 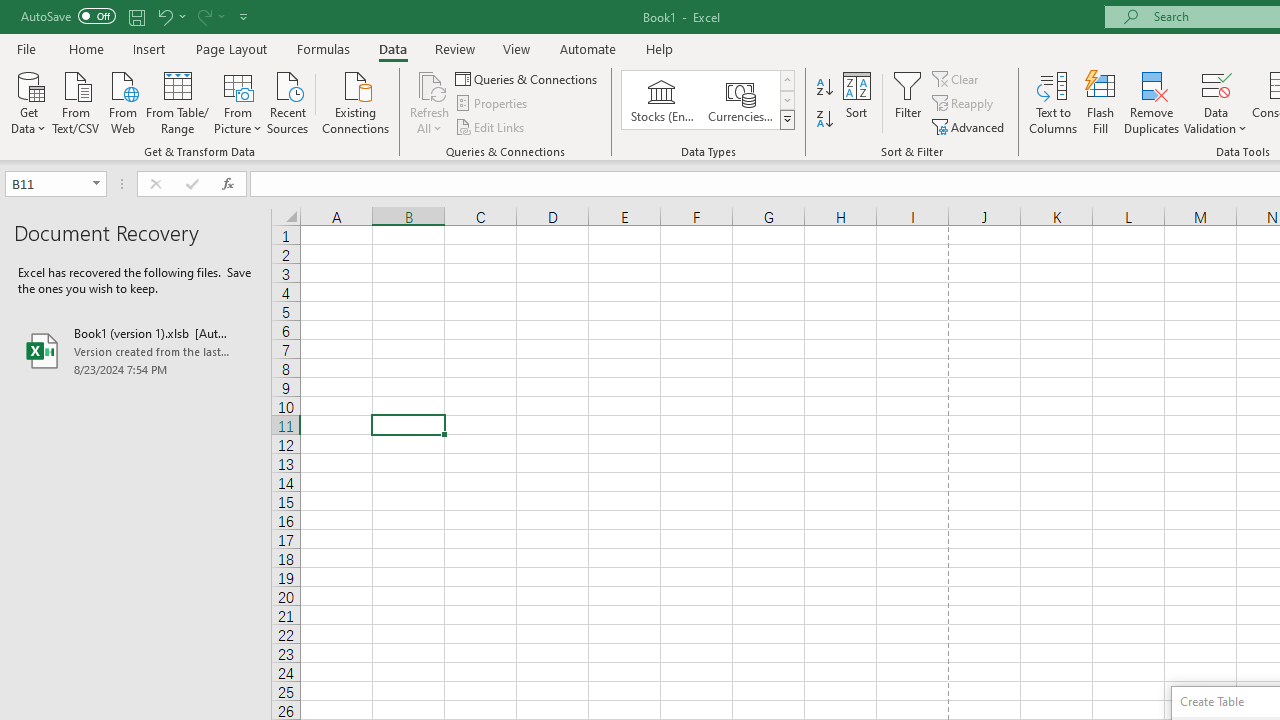 I want to click on 'Properties', so click(x=492, y=103).